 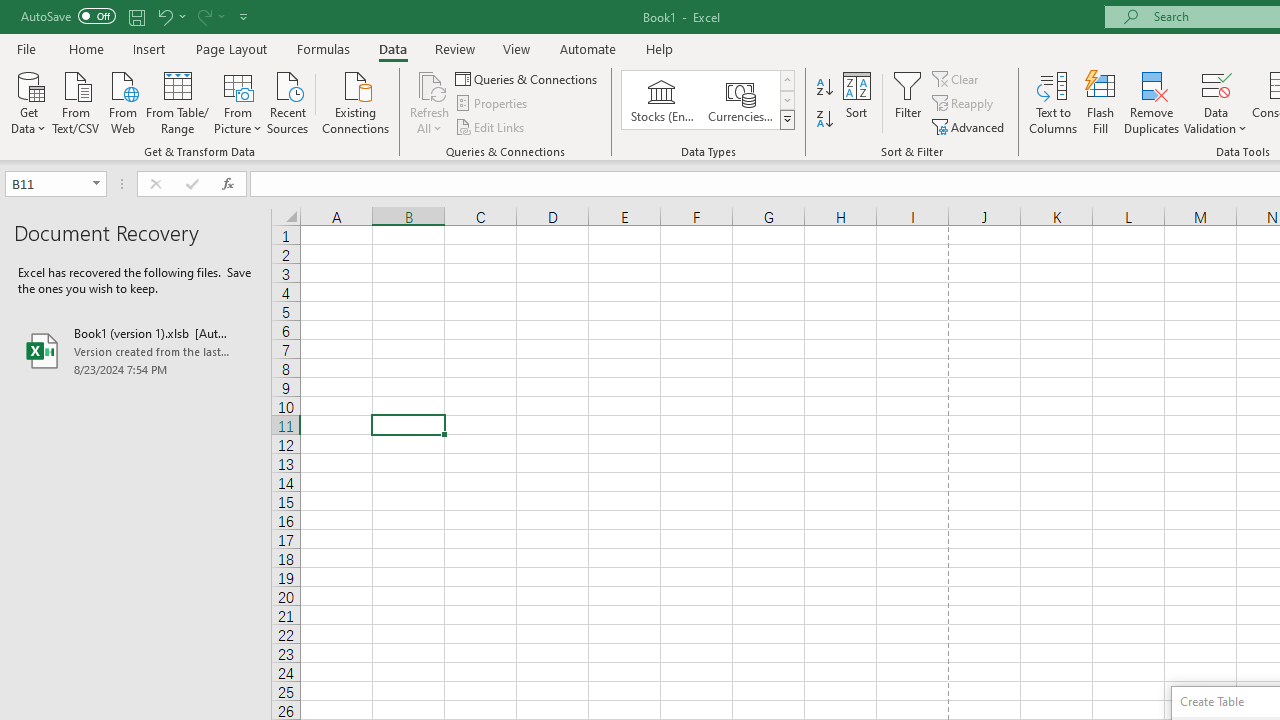 I want to click on 'Properties', so click(x=492, y=103).